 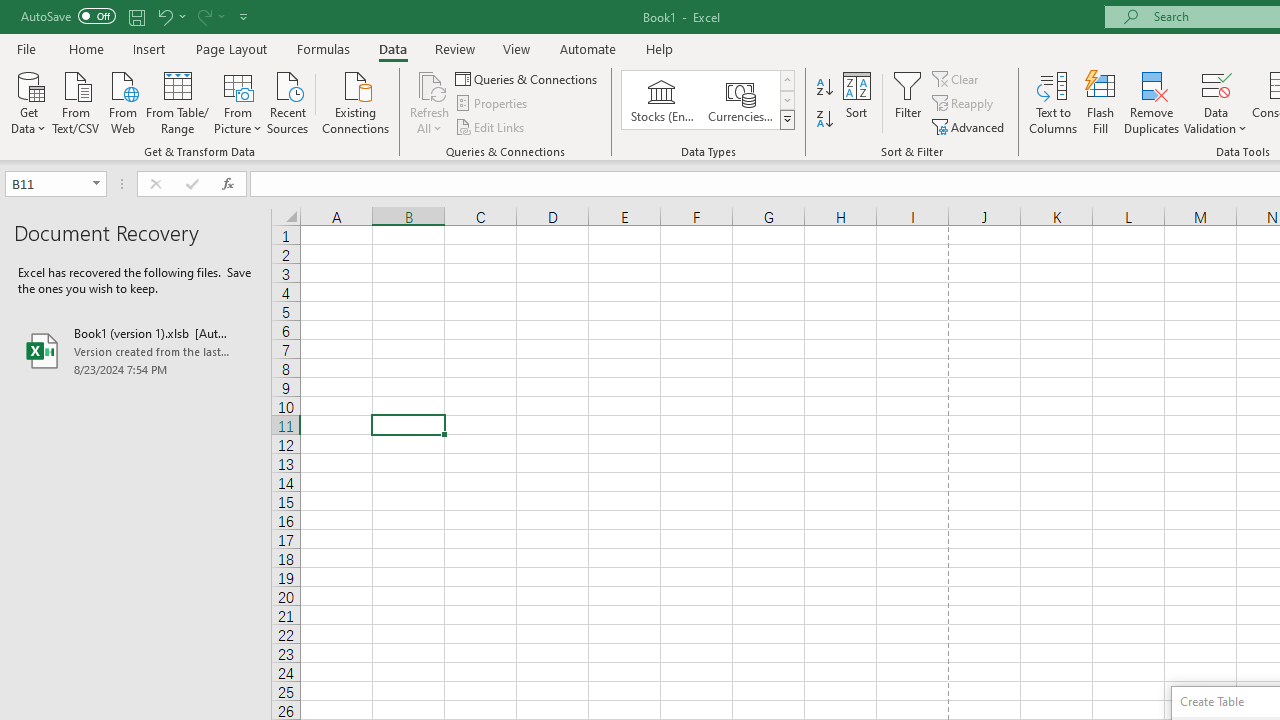 I want to click on 'Properties', so click(x=492, y=103).